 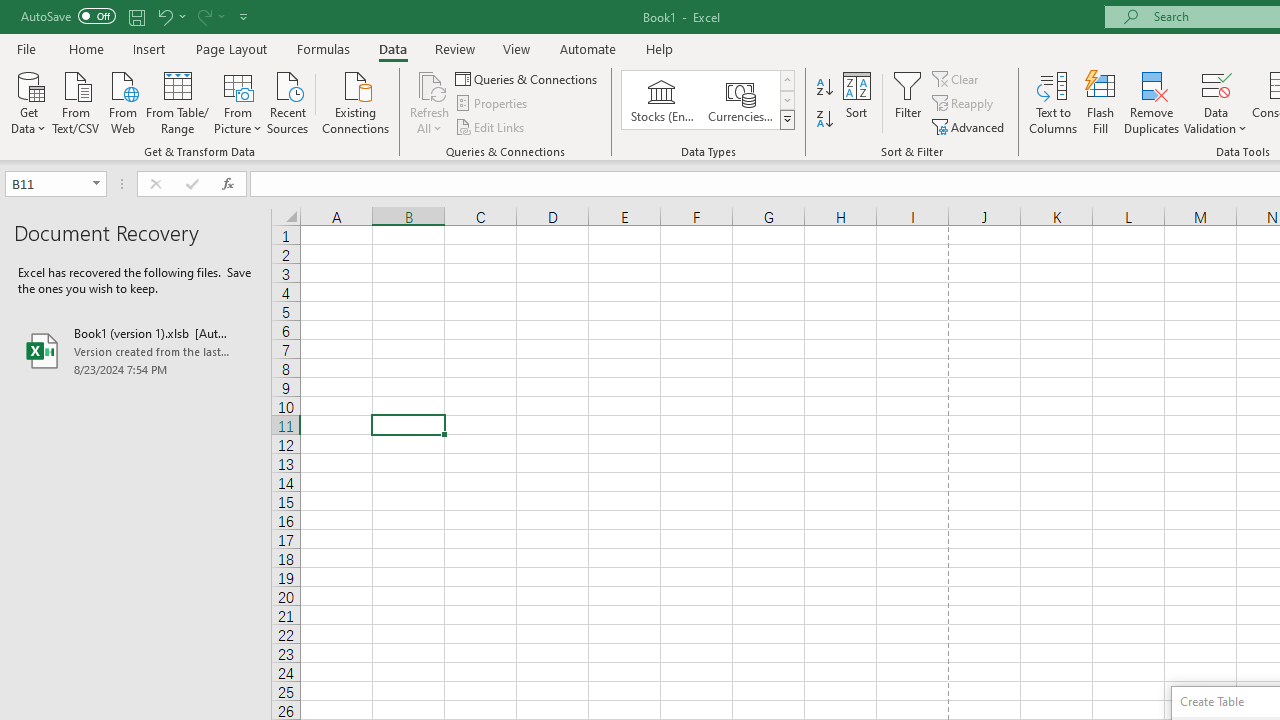 I want to click on 'Properties', so click(x=492, y=103).